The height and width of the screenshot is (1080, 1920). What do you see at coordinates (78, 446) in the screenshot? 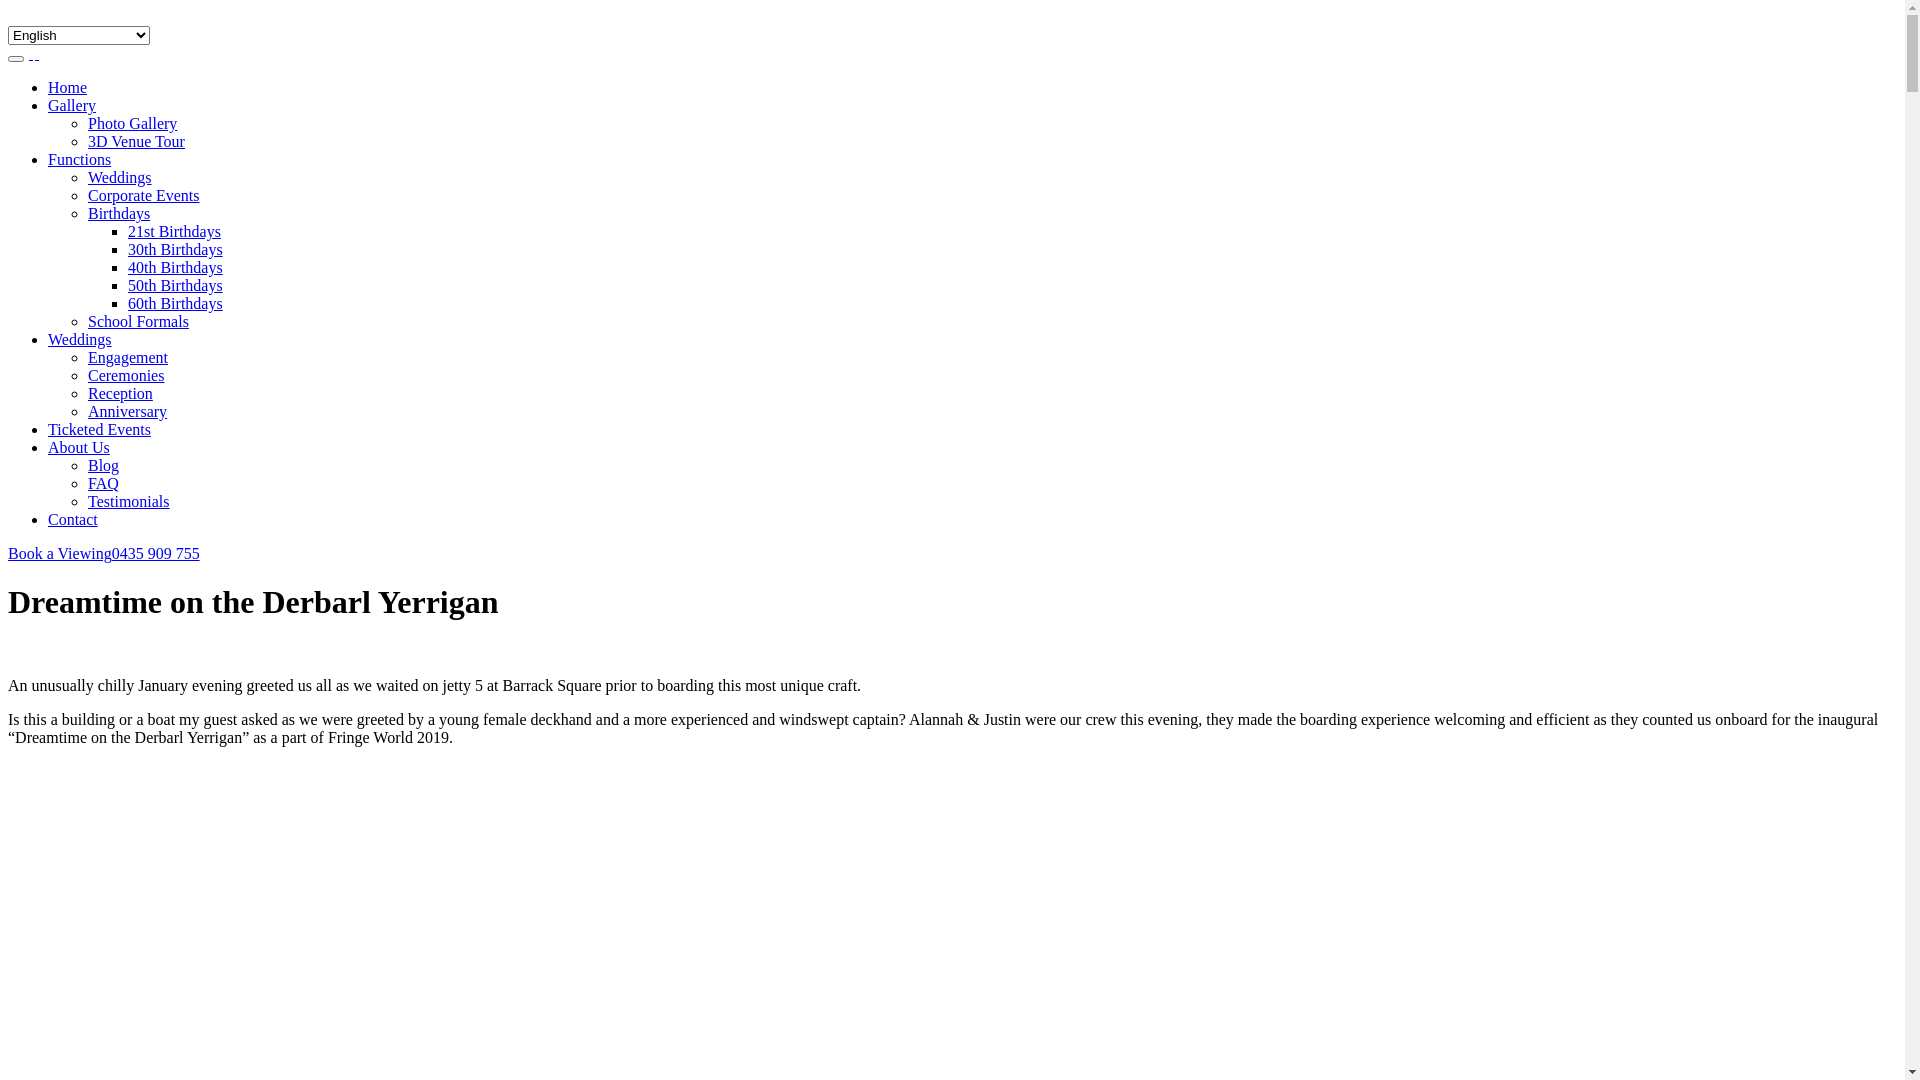
I see `'About Us'` at bounding box center [78, 446].